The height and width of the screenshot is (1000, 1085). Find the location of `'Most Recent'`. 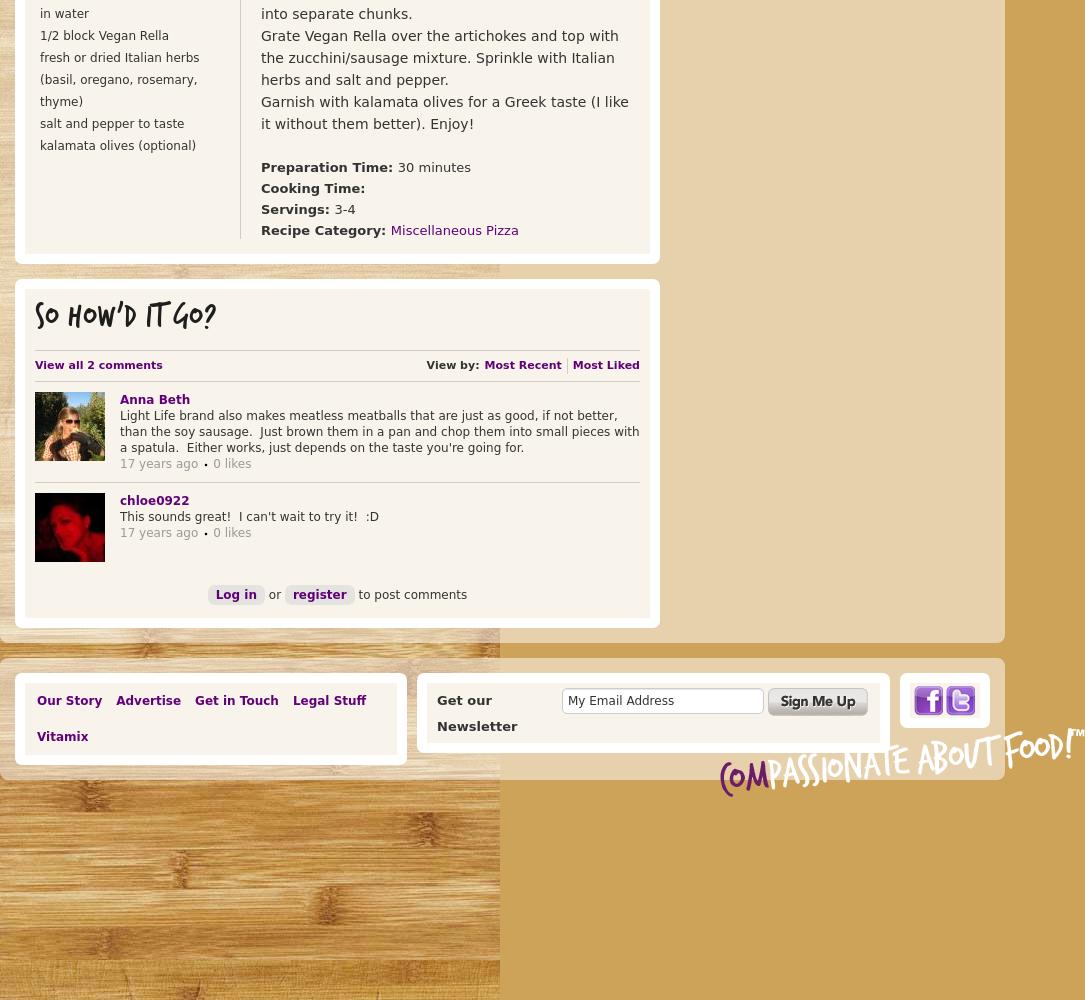

'Most Recent' is located at coordinates (522, 364).